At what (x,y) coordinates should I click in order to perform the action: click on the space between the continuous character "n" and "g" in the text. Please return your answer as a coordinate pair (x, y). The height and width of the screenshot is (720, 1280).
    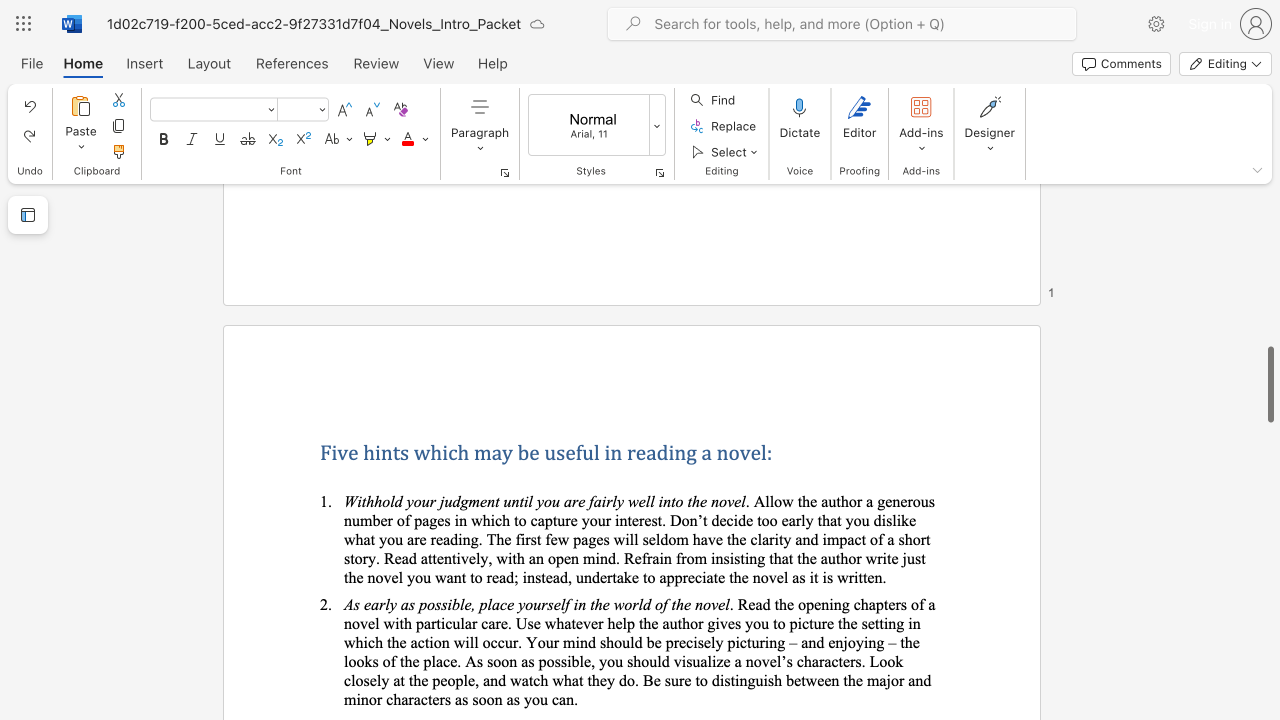
    Looking at the image, I should click on (685, 452).